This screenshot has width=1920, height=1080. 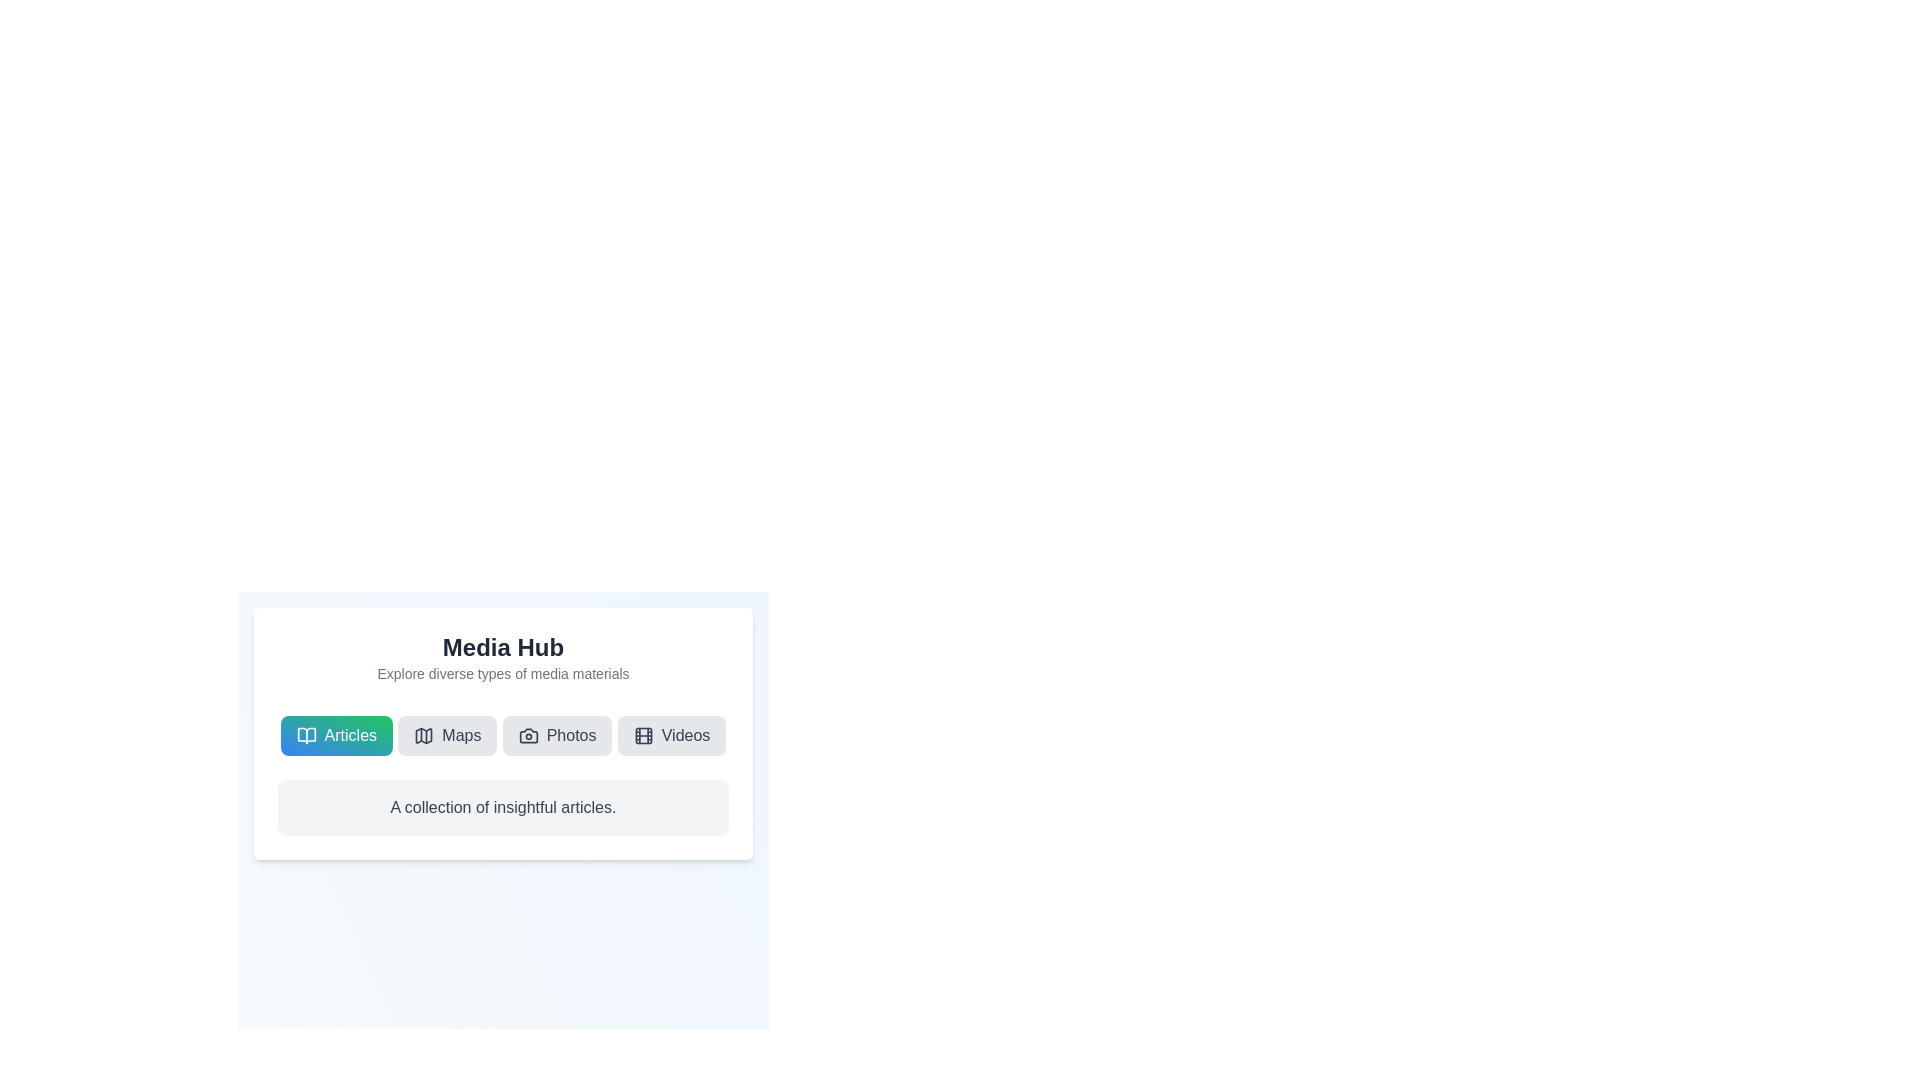 I want to click on the camera icon within the 'Photos' button, so click(x=528, y=736).